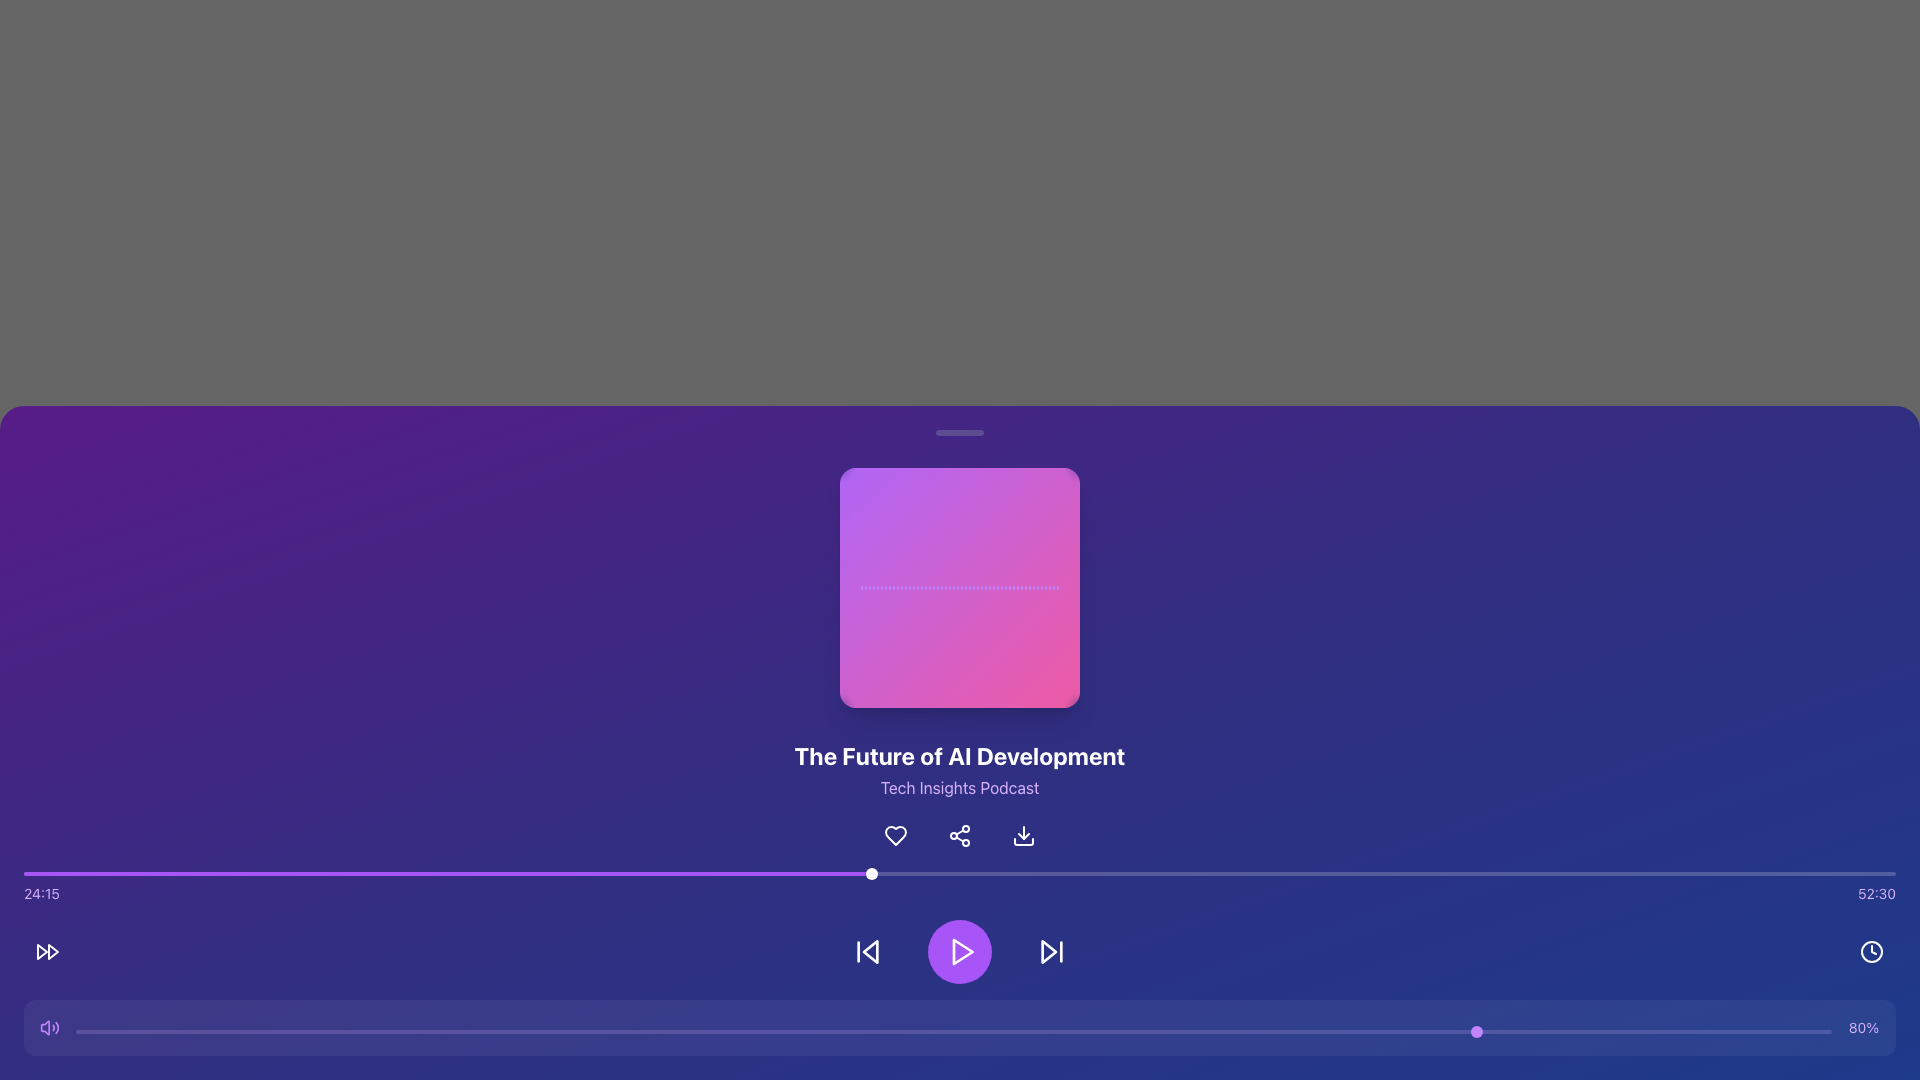 Image resolution: width=1920 pixels, height=1080 pixels. Describe the element at coordinates (24, 873) in the screenshot. I see `progress` at that location.